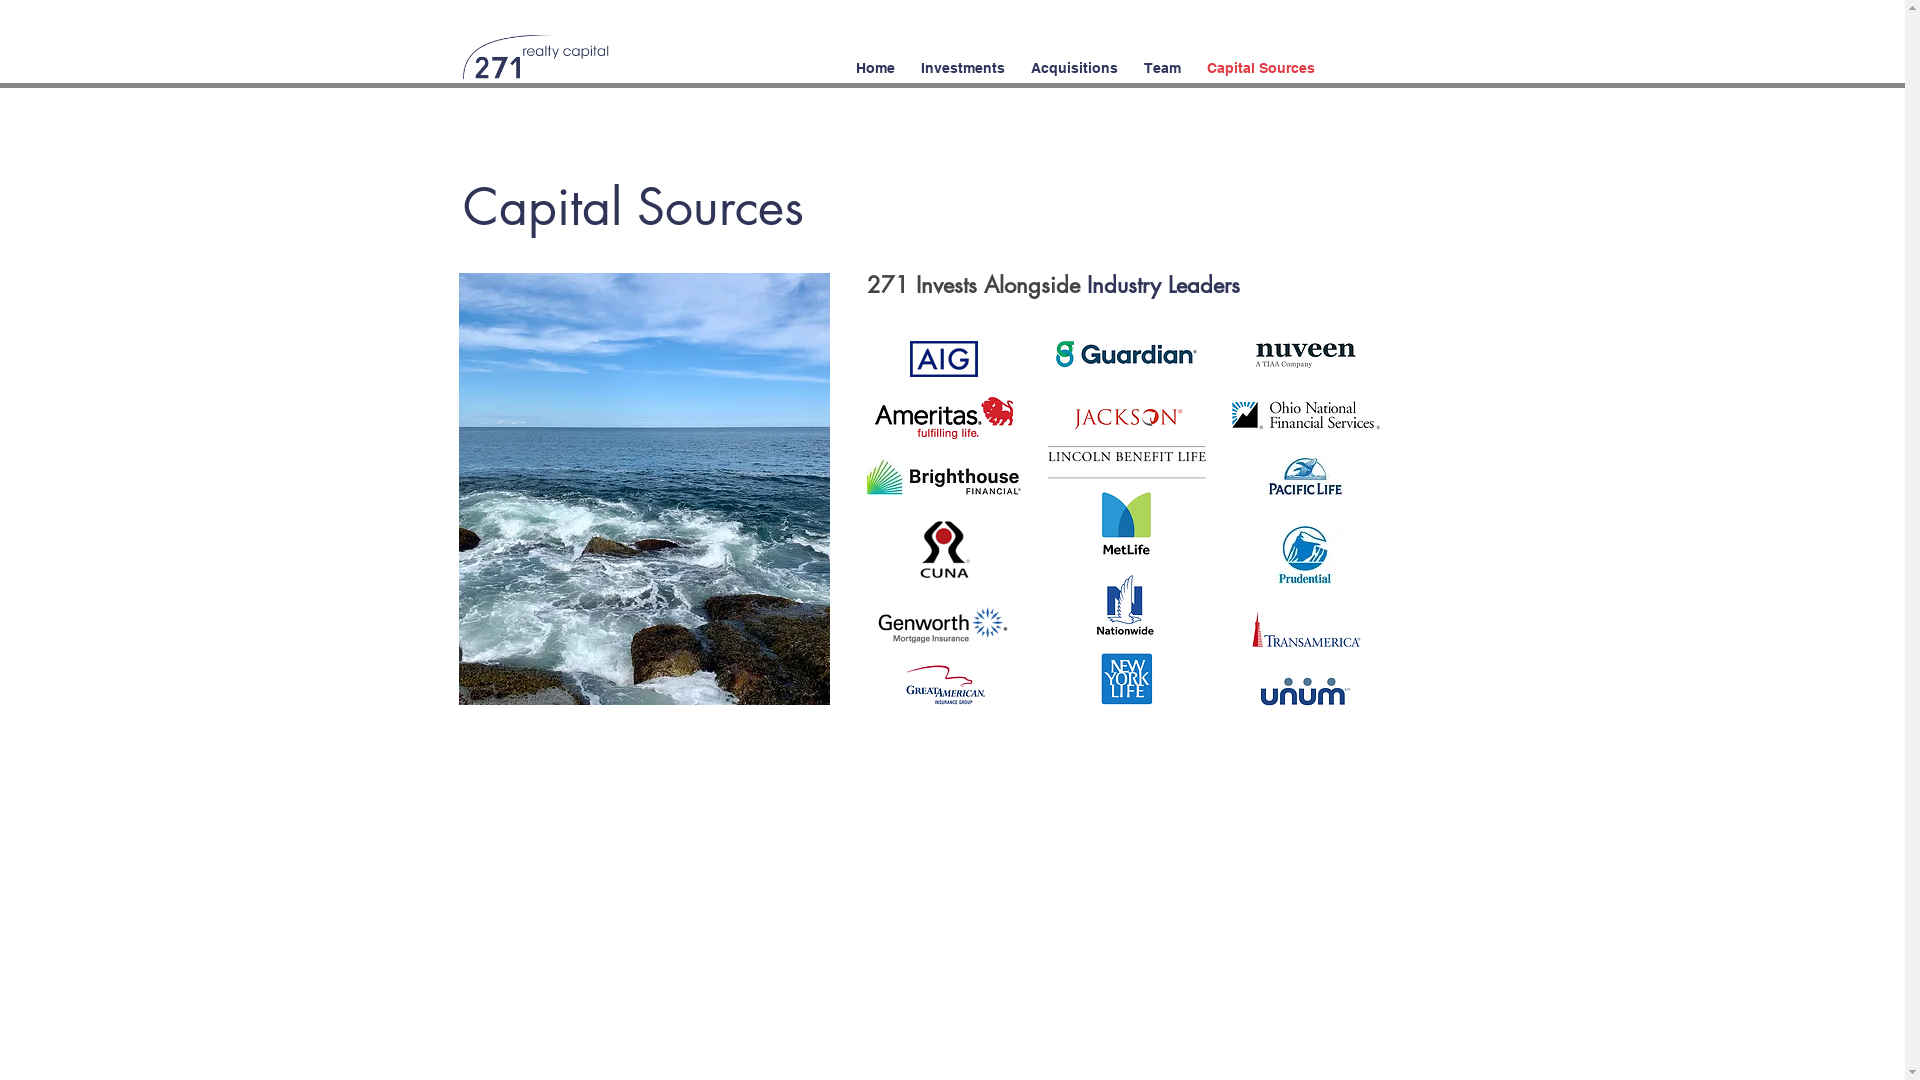 The height and width of the screenshot is (1080, 1920). What do you see at coordinates (963, 58) in the screenshot?
I see `'Investments'` at bounding box center [963, 58].